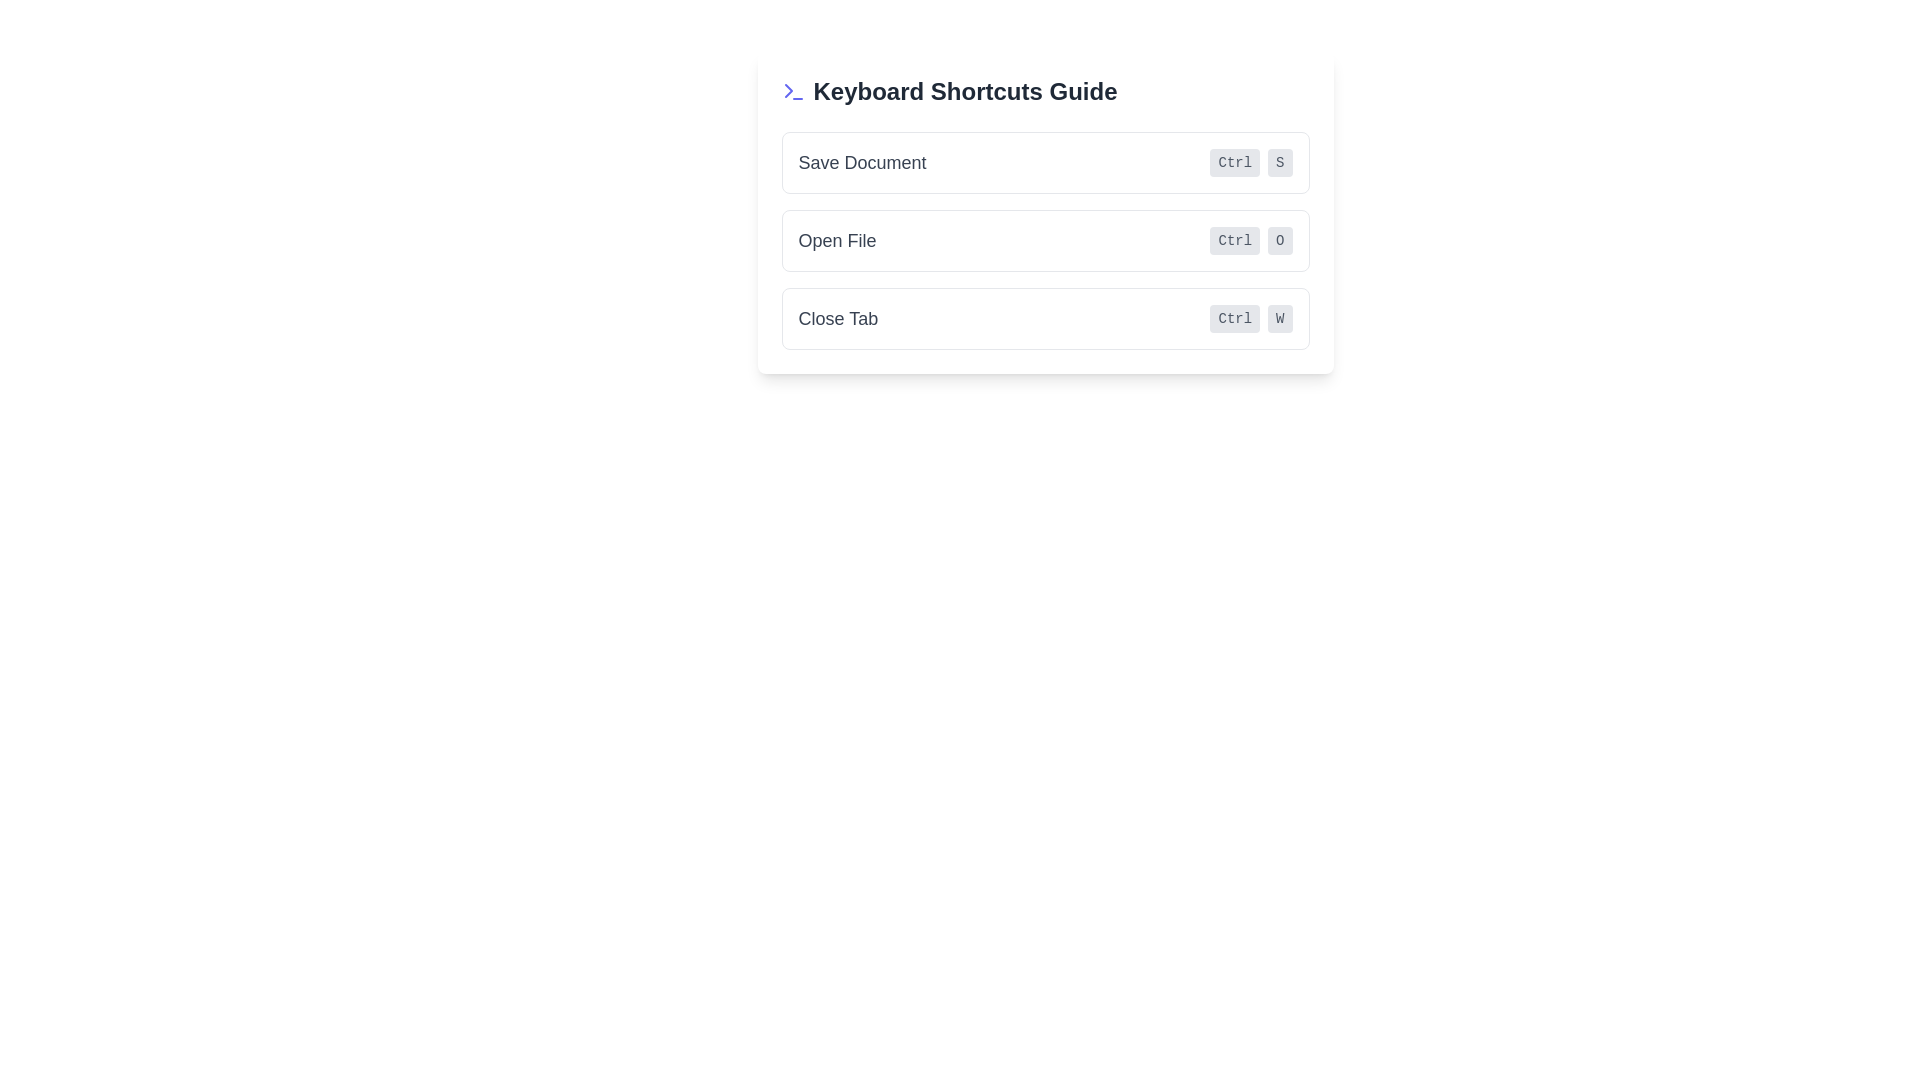  What do you see at coordinates (862, 161) in the screenshot?
I see `the Text Label that describes the 'Save Document' action associated with the 'Ctrl+S' keyboard shortcut, located in the first row of the 'Keyboard Shortcuts Guide' section` at bounding box center [862, 161].